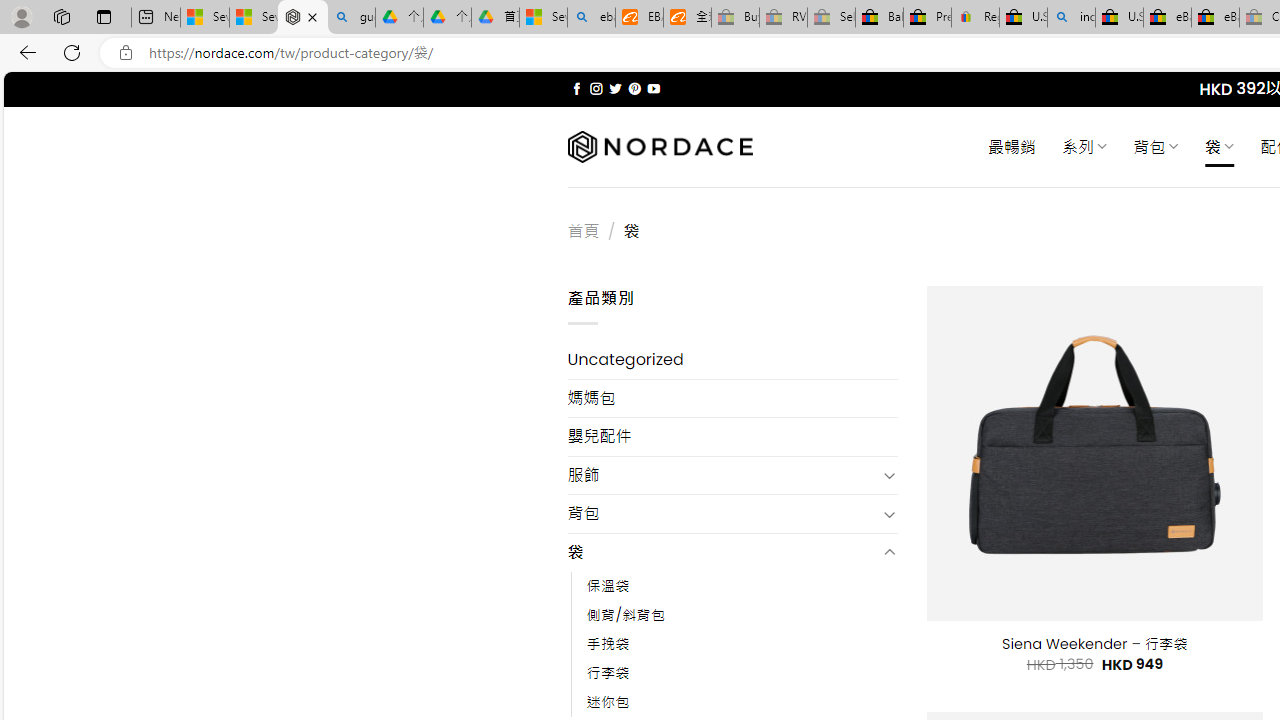  Describe the element at coordinates (1070, 17) in the screenshot. I see `'including - Search'` at that location.